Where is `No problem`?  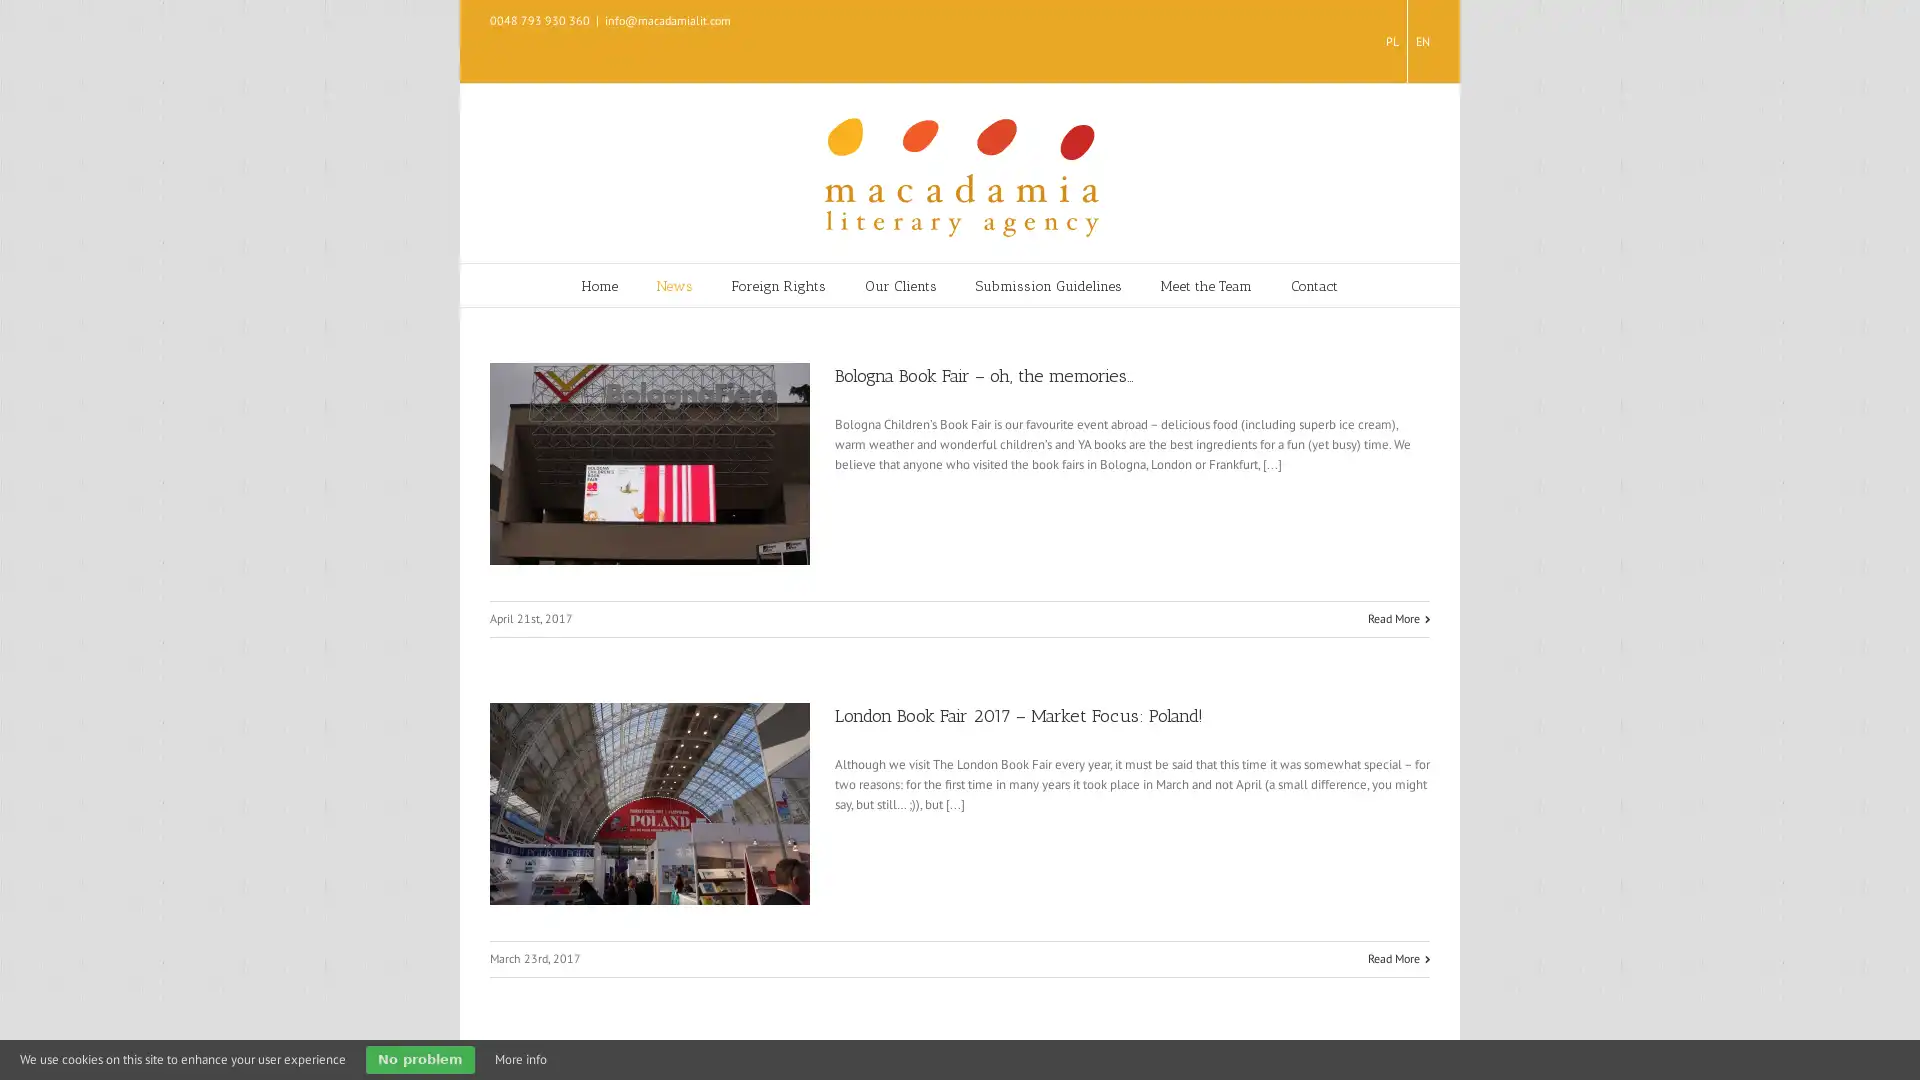
No problem is located at coordinates (419, 1059).